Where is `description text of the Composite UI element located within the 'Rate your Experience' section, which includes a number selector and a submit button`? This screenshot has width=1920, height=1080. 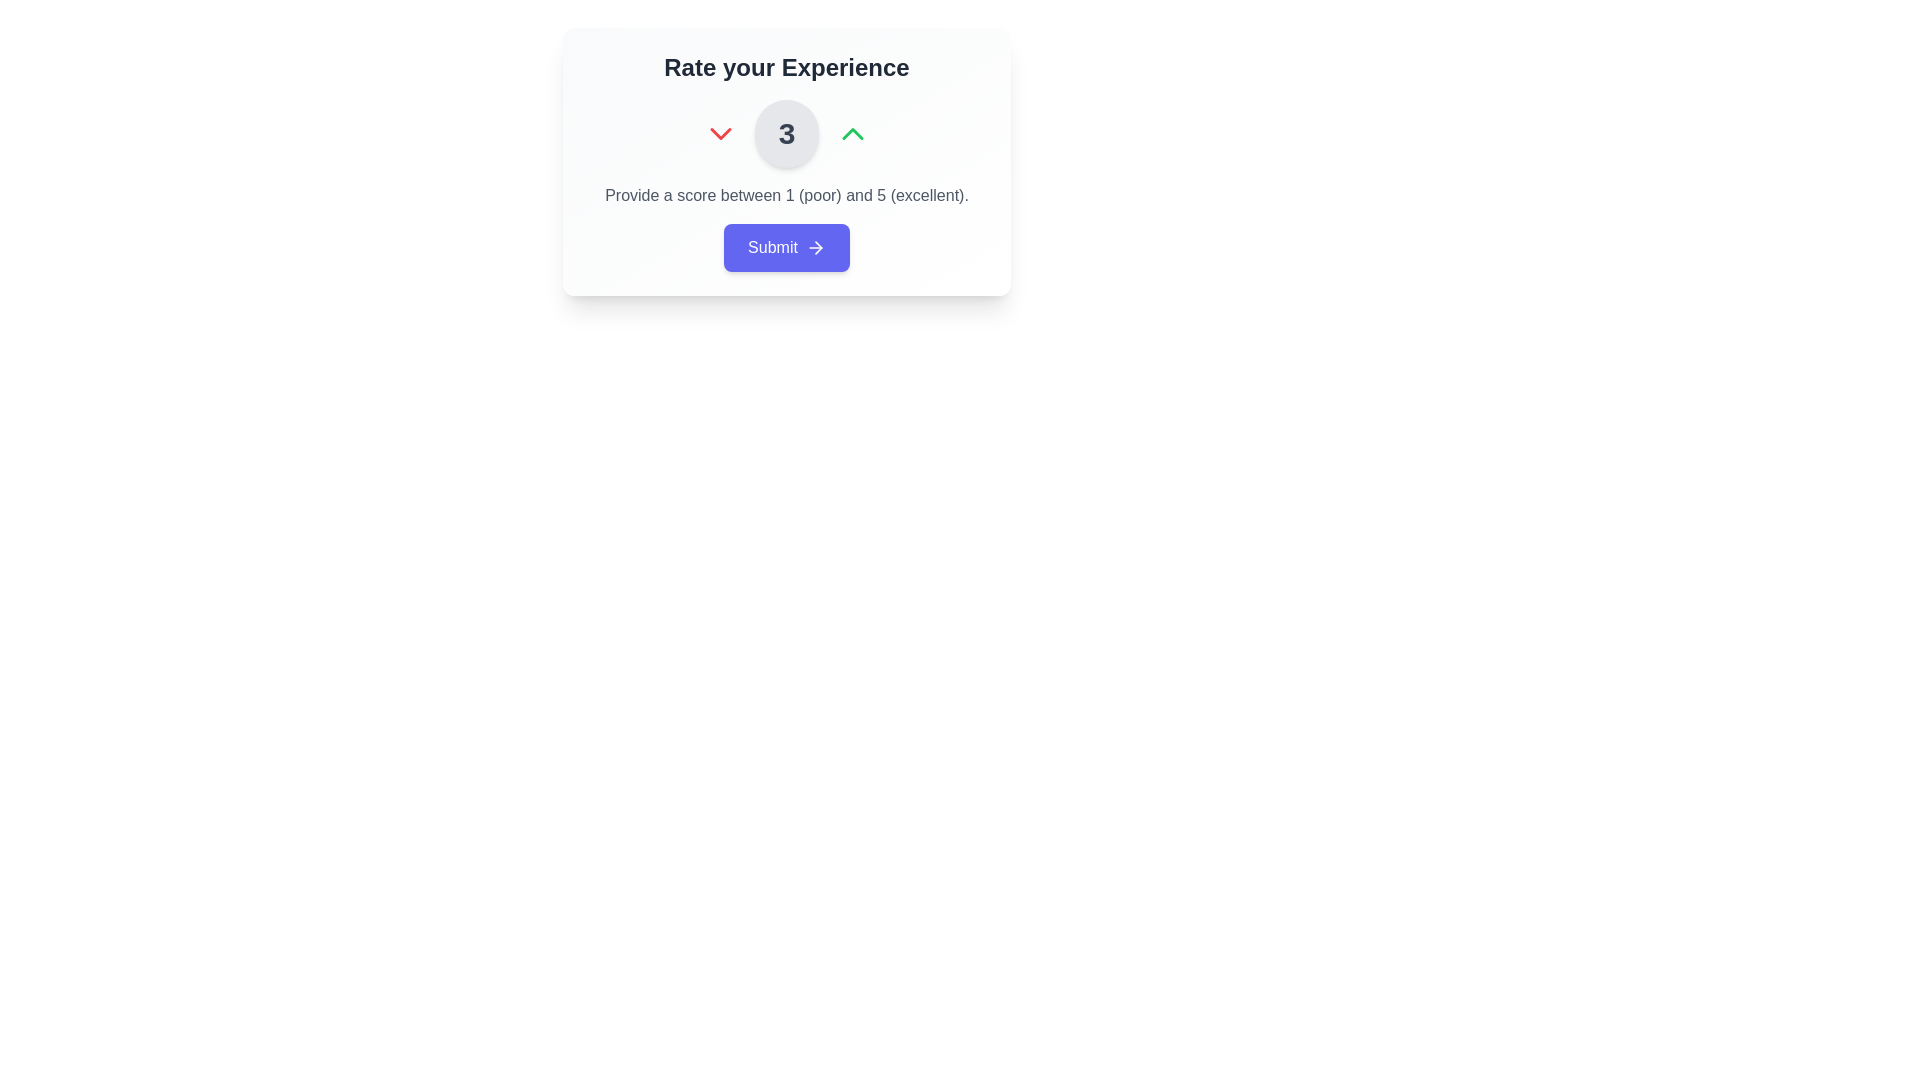
description text of the Composite UI element located within the 'Rate your Experience' section, which includes a number selector and a submit button is located at coordinates (786, 185).